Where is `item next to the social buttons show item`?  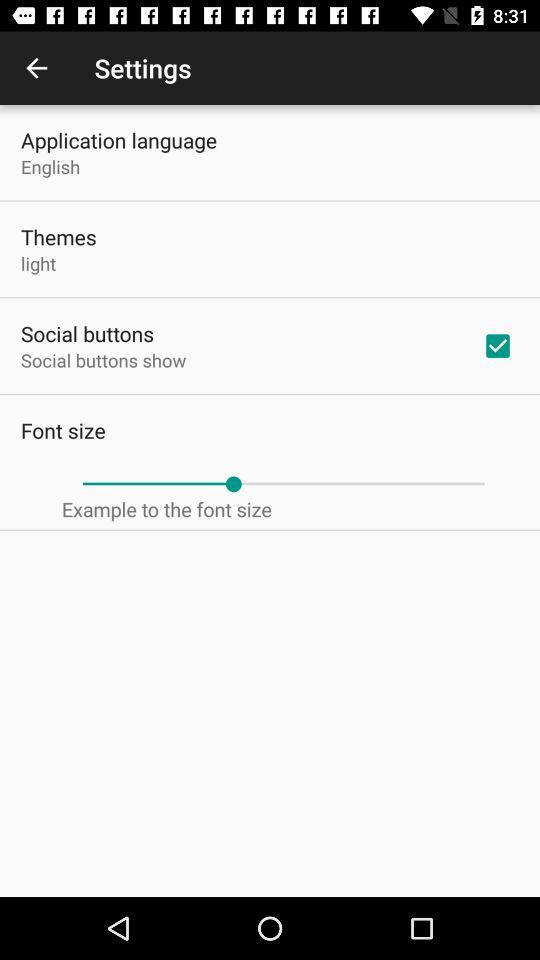 item next to the social buttons show item is located at coordinates (496, 346).